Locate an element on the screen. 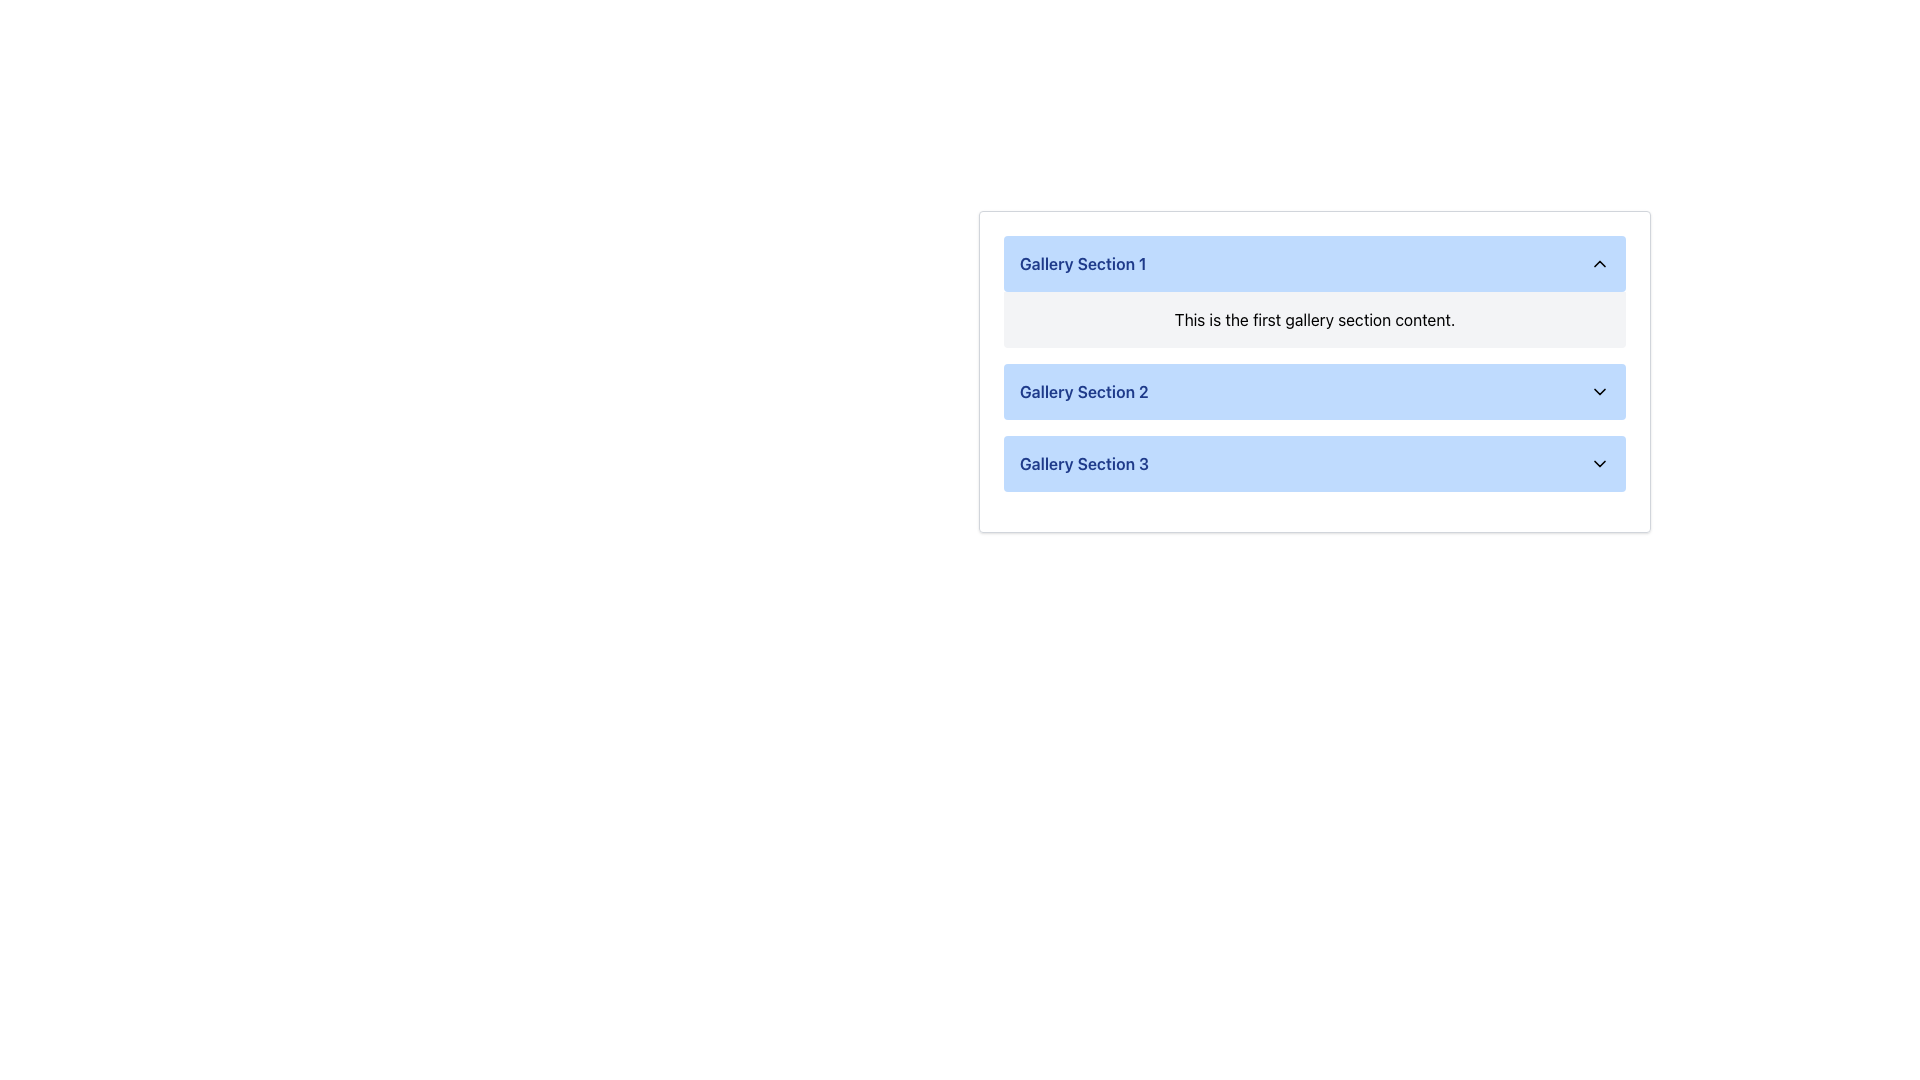 The width and height of the screenshot is (1920, 1080). the downward-pointing chevron icon located on the right side of the 'Gallery Section 2' header is located at coordinates (1598, 392).